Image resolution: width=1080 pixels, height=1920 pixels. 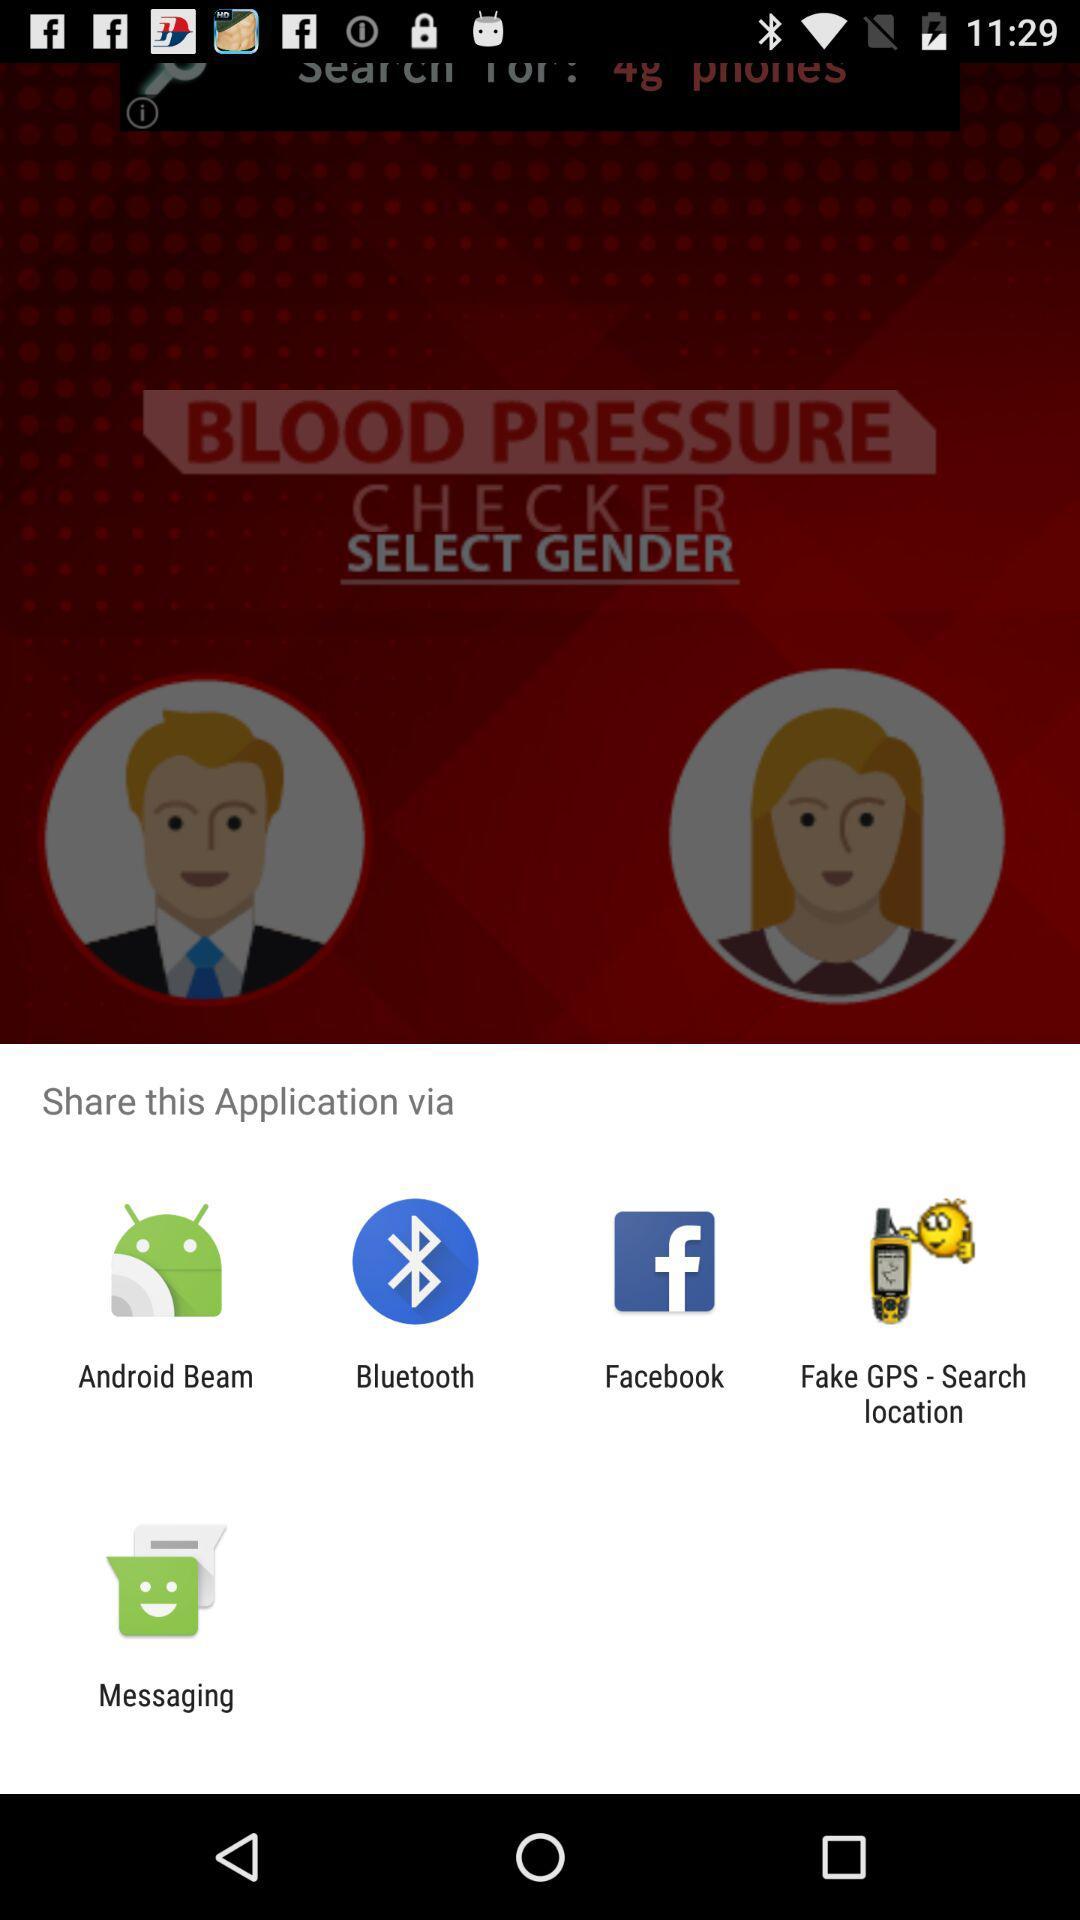 What do you see at coordinates (414, 1392) in the screenshot?
I see `the item to the right of the android beam` at bounding box center [414, 1392].